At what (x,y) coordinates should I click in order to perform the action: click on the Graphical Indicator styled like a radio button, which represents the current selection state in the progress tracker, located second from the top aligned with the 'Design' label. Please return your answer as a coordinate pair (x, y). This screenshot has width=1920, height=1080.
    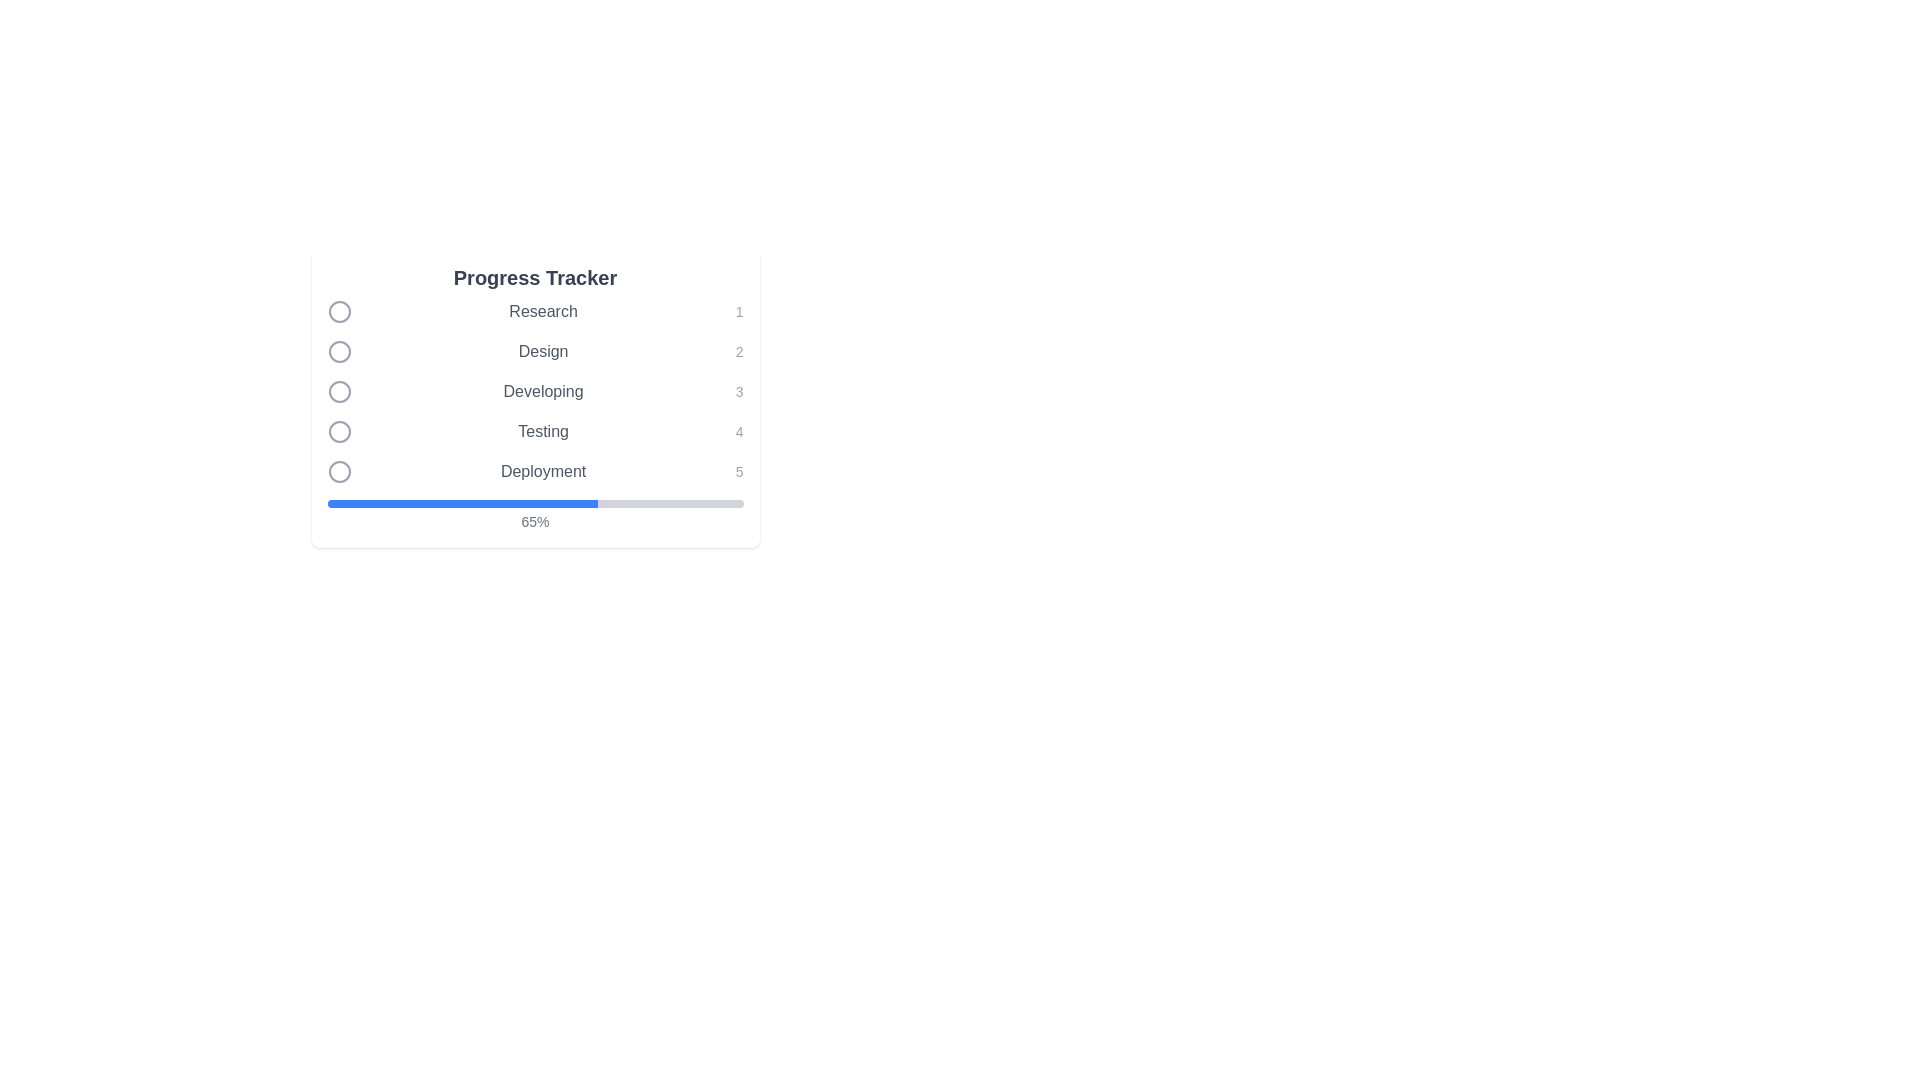
    Looking at the image, I should click on (339, 350).